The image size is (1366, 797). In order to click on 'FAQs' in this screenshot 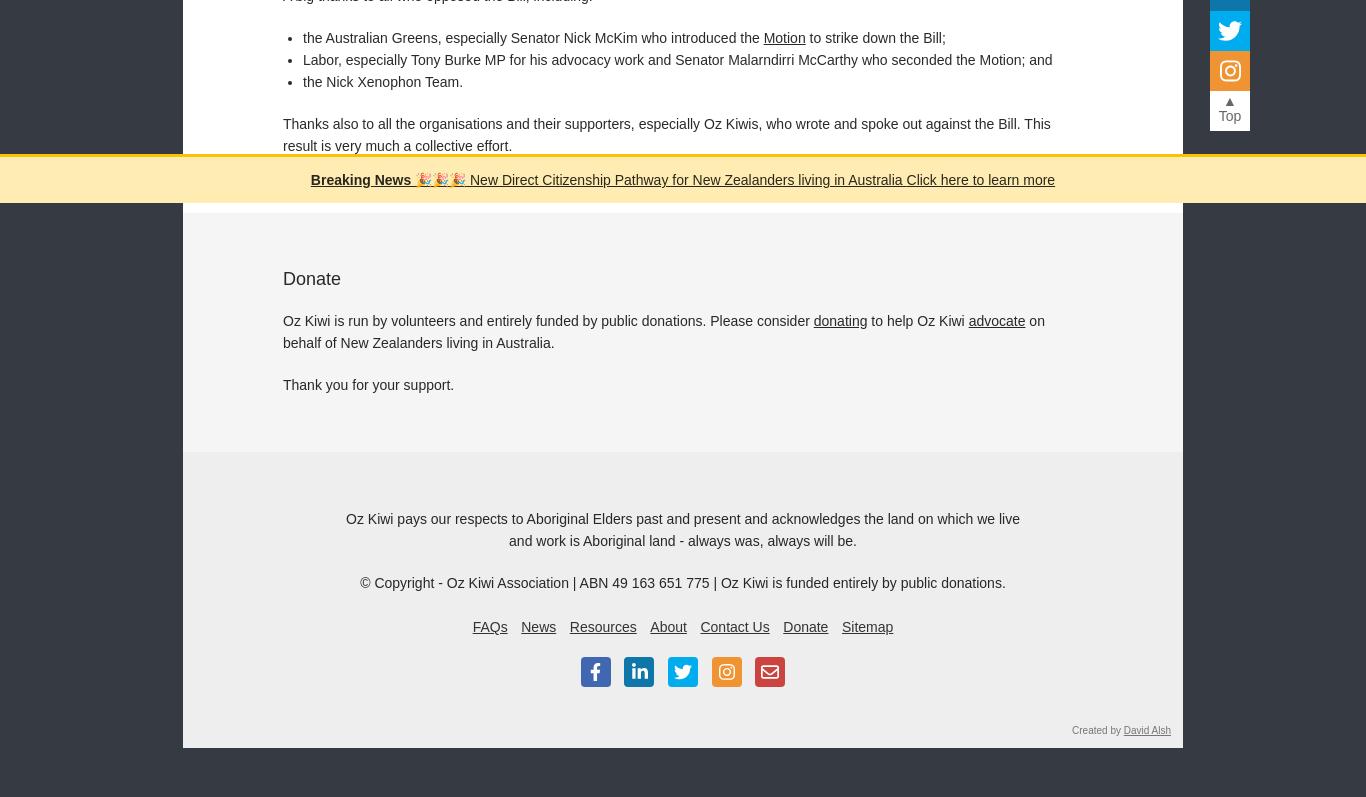, I will do `click(489, 624)`.